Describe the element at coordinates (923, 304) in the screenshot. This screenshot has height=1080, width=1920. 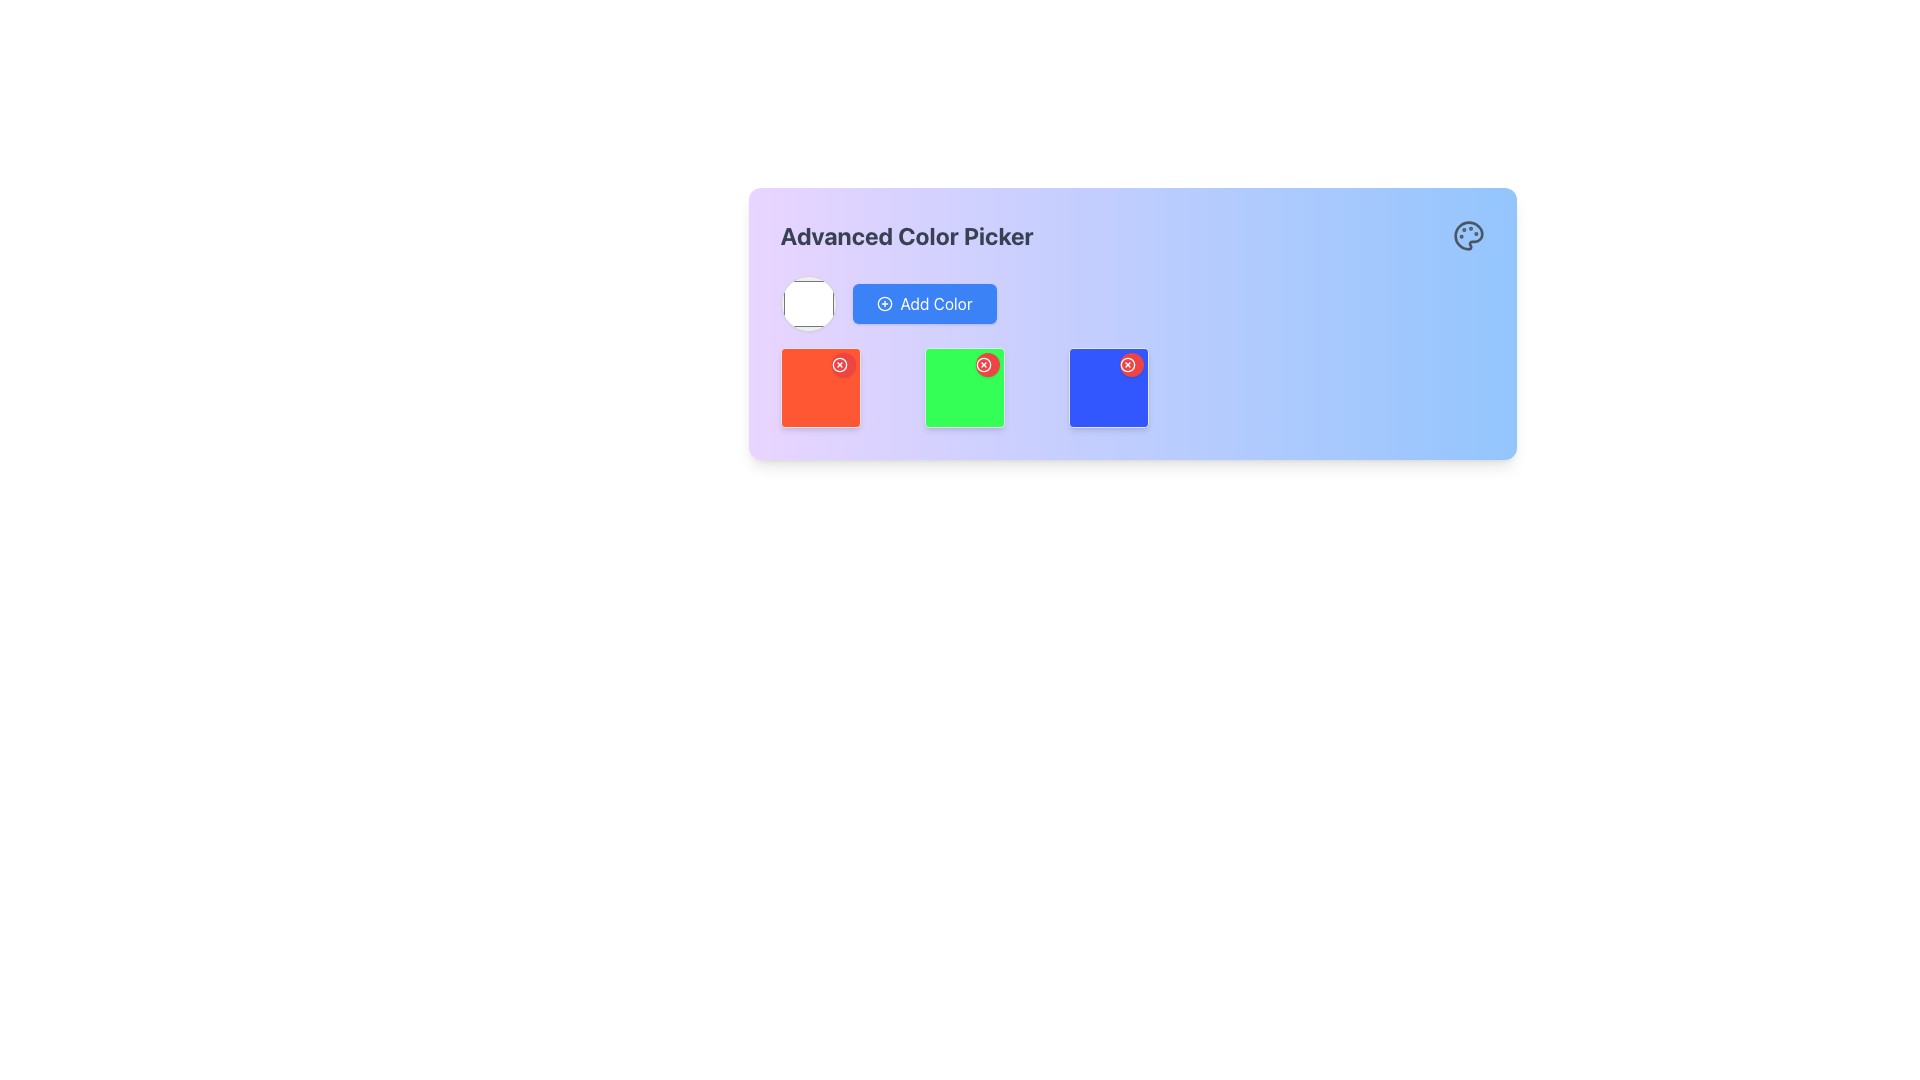
I see `the 'Add Color' button, which is a rounded rectangular button with a blue background and white text` at that location.